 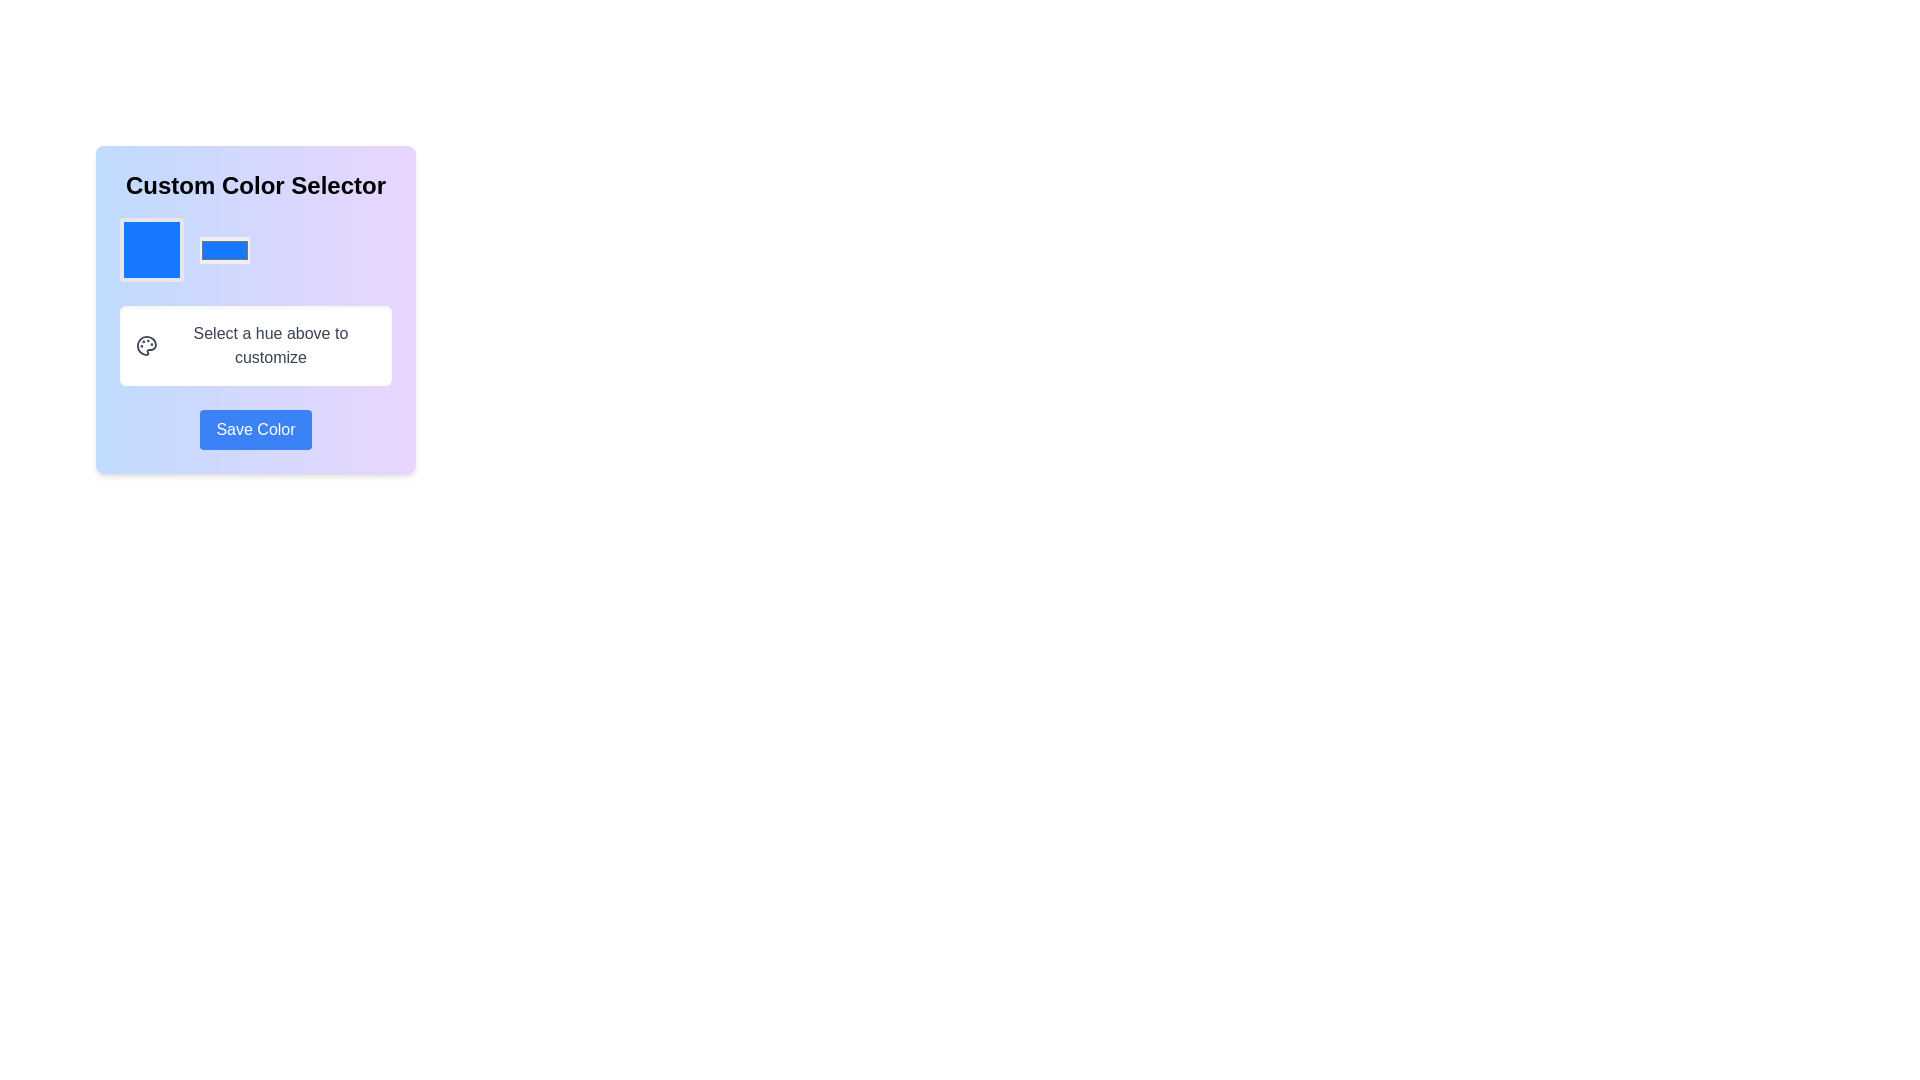 I want to click on the palette-shaped color selection icon located in the 'Custom Color Selector' interface, positioned to the right of a solid square color block and above the text input area, so click(x=145, y=345).